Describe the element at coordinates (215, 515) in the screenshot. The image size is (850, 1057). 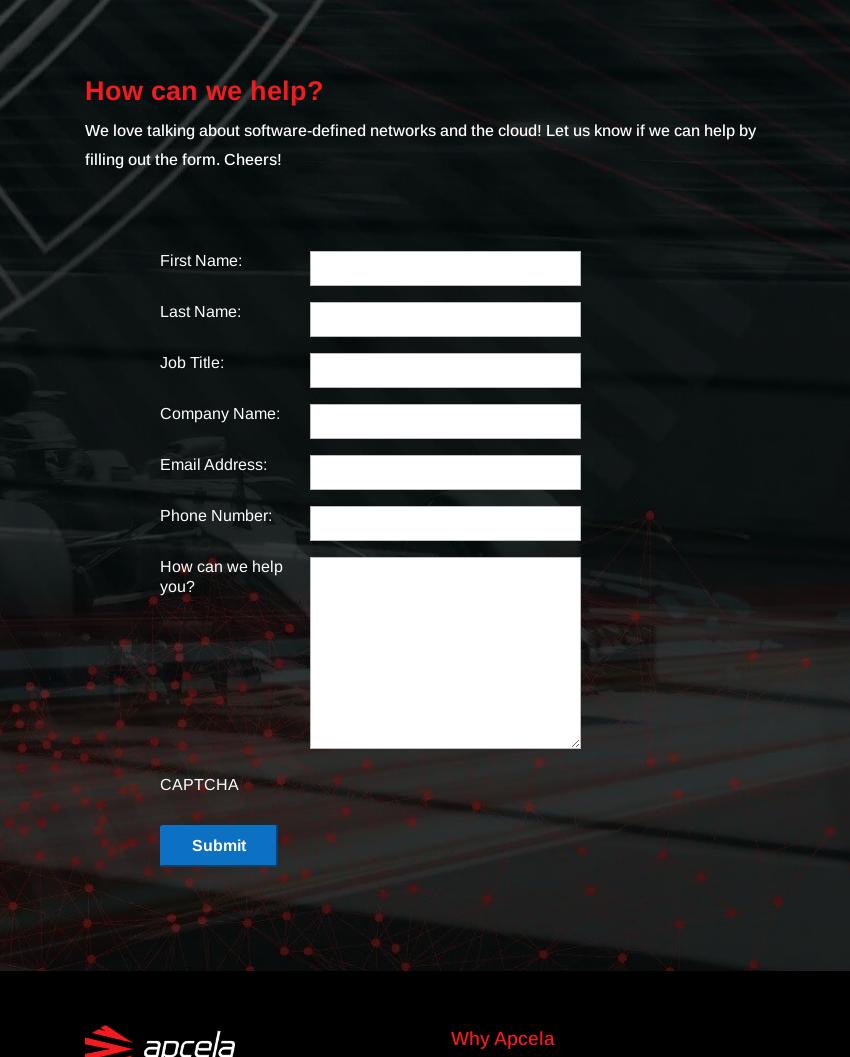
I see `'Phone Number:'` at that location.